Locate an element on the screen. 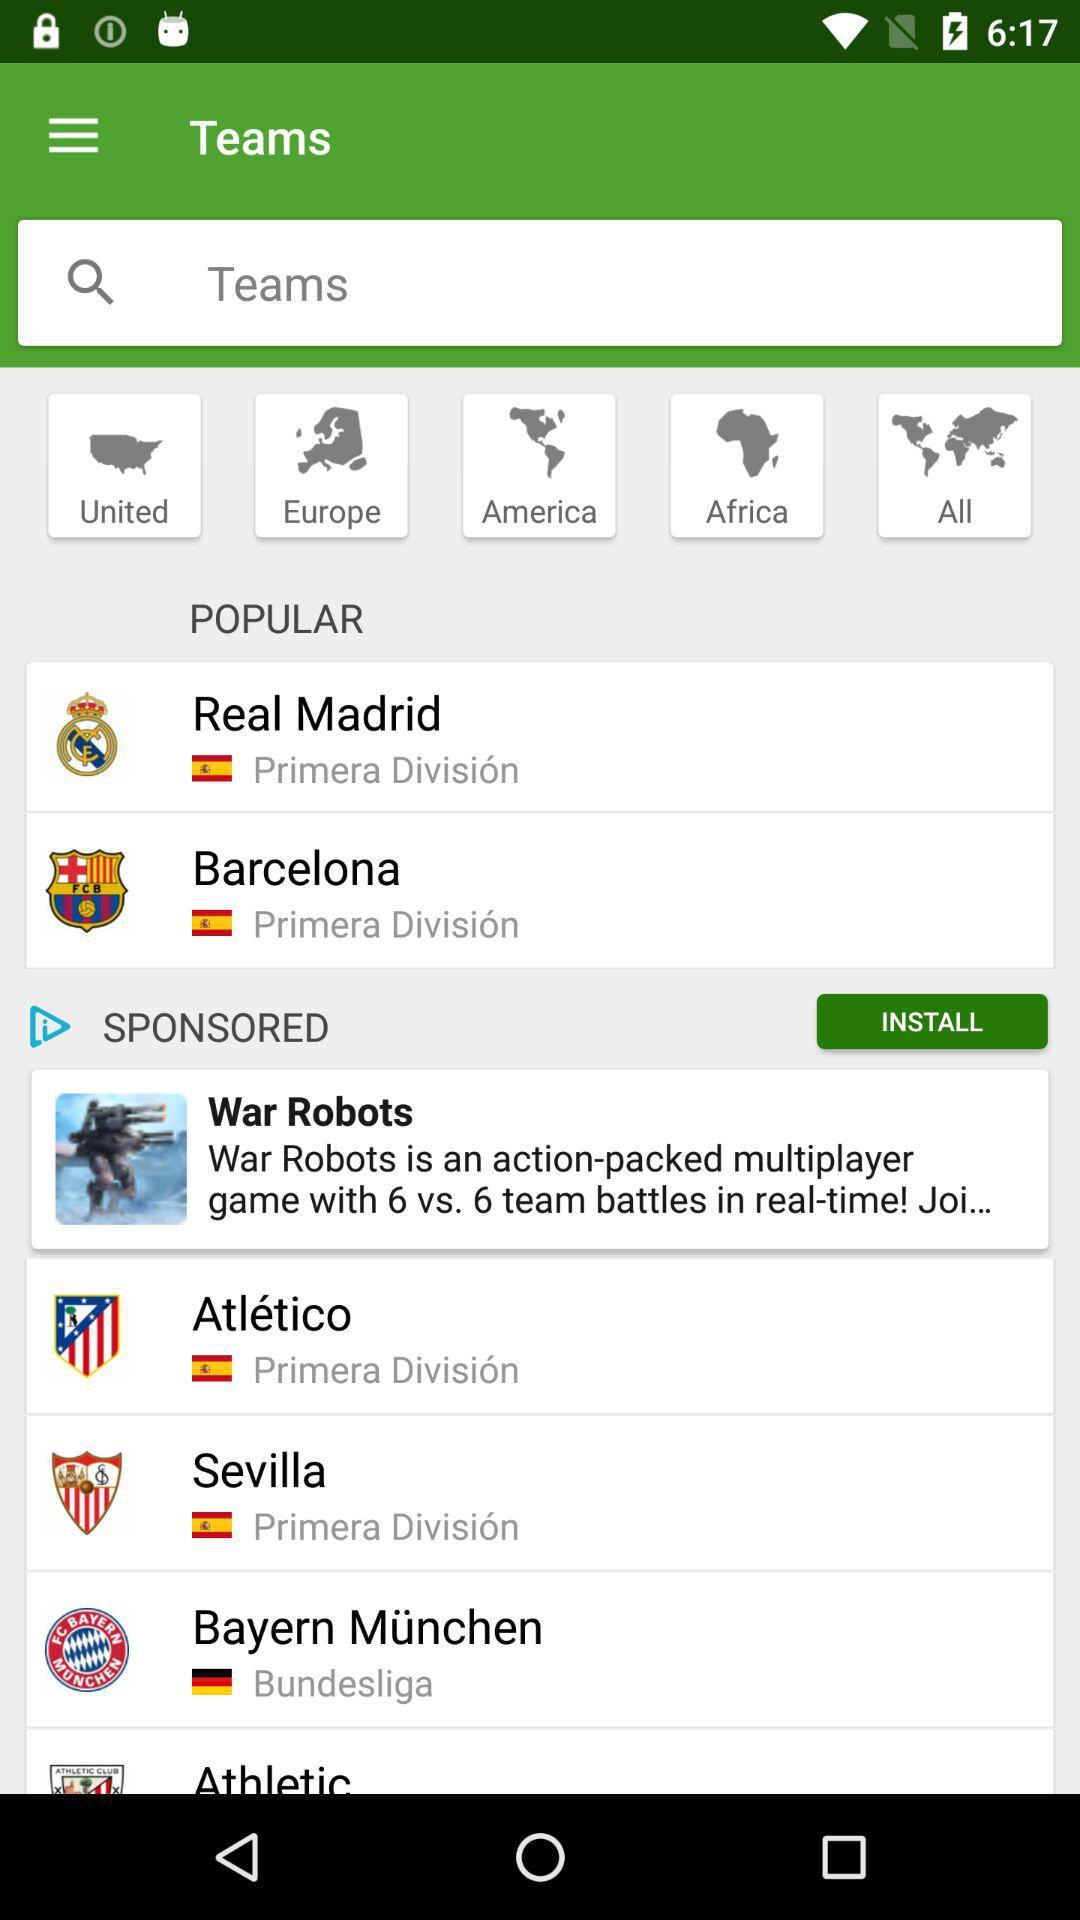 This screenshot has width=1080, height=1920. the item next to america is located at coordinates (747, 465).